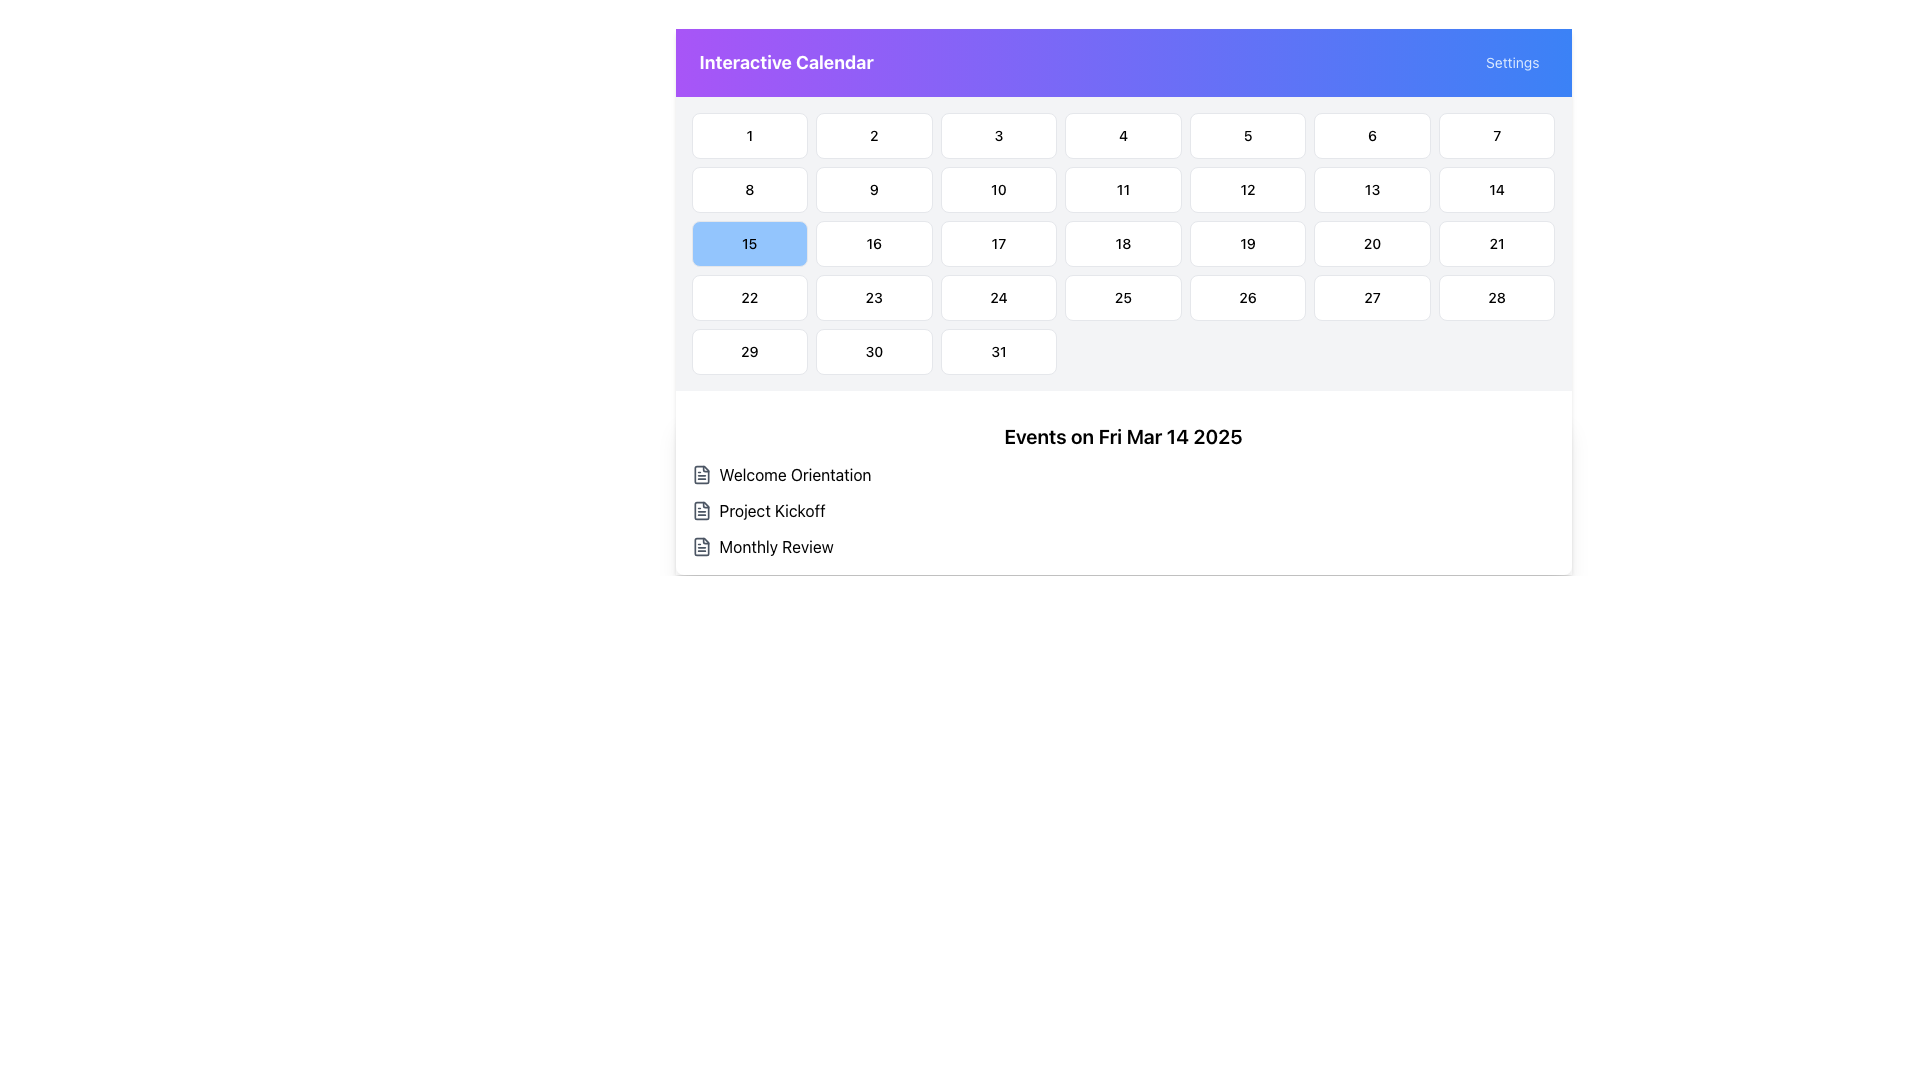  I want to click on the Calendar Date Tile for the date '15', which is a rounded rectangle with a blue background and bordered outline, so click(748, 242).